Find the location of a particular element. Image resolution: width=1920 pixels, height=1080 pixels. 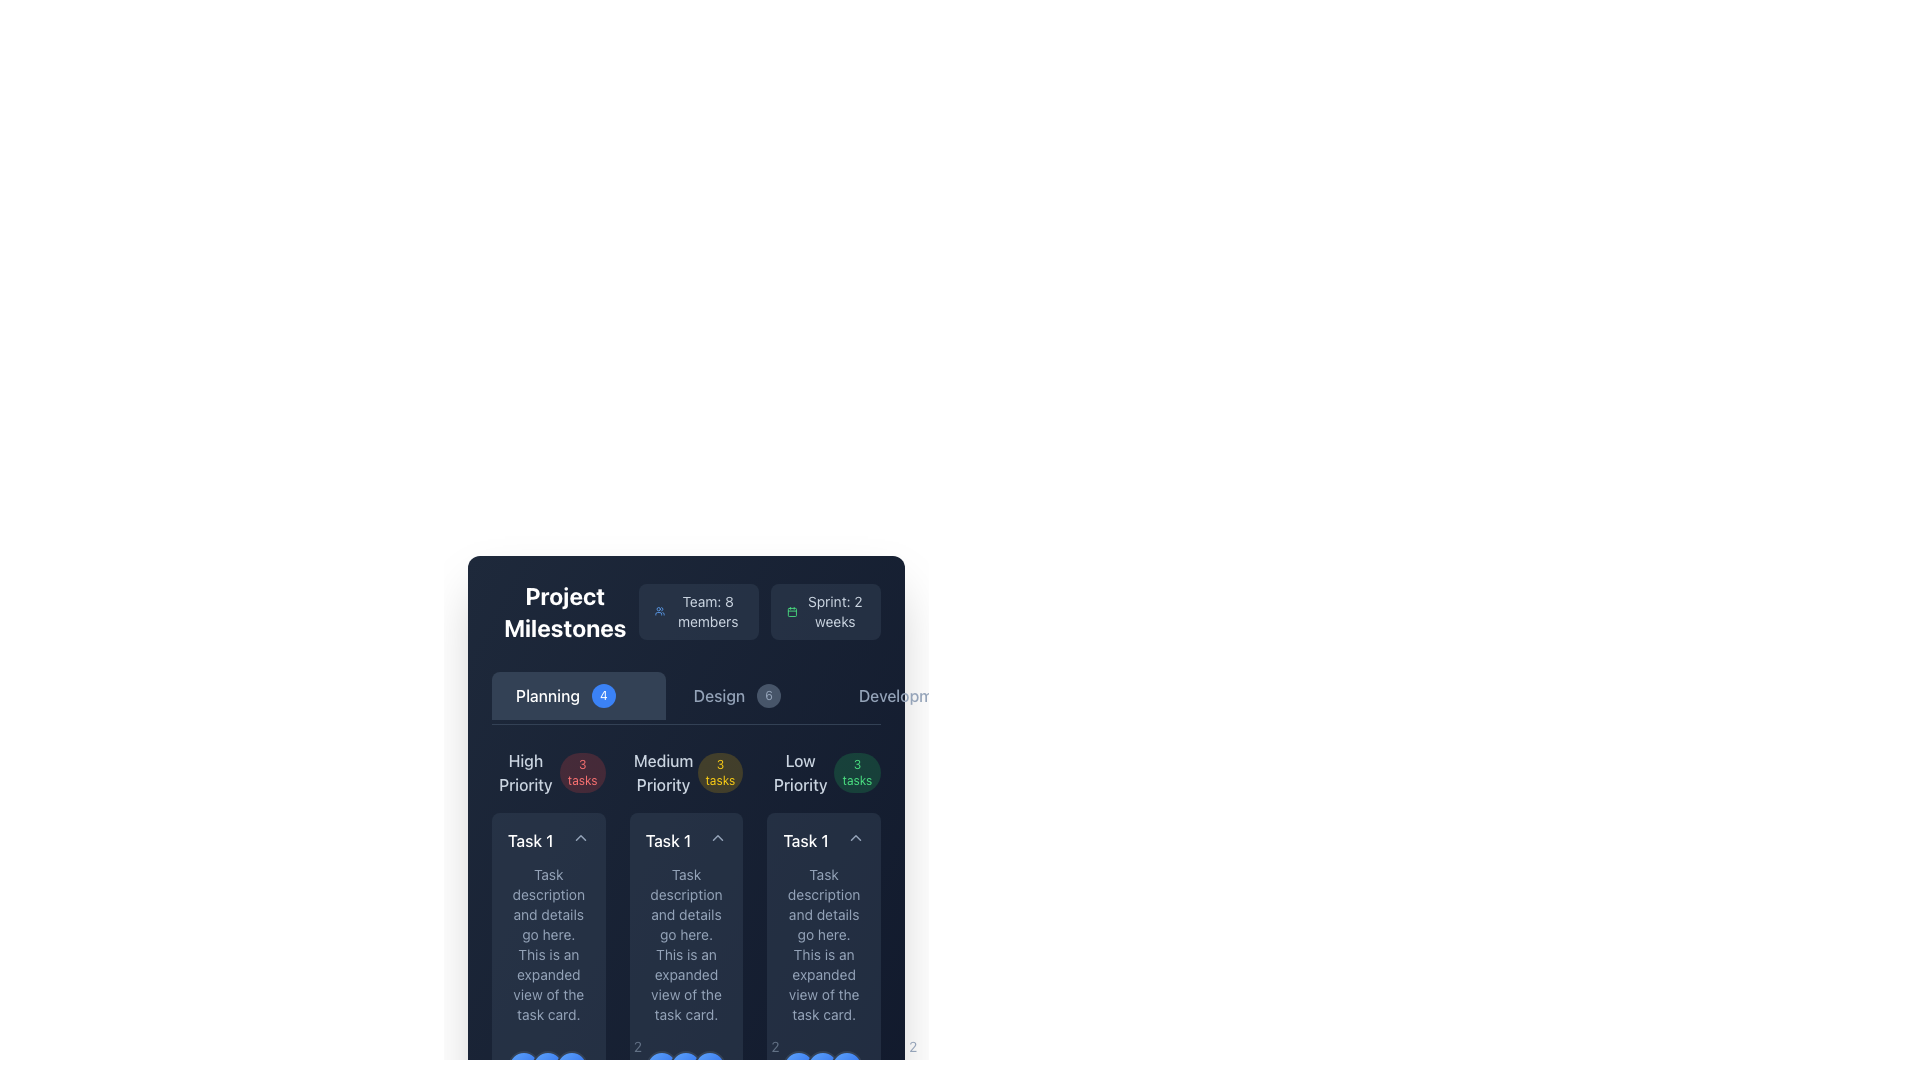

the second module in the navigation menu is located at coordinates (686, 695).